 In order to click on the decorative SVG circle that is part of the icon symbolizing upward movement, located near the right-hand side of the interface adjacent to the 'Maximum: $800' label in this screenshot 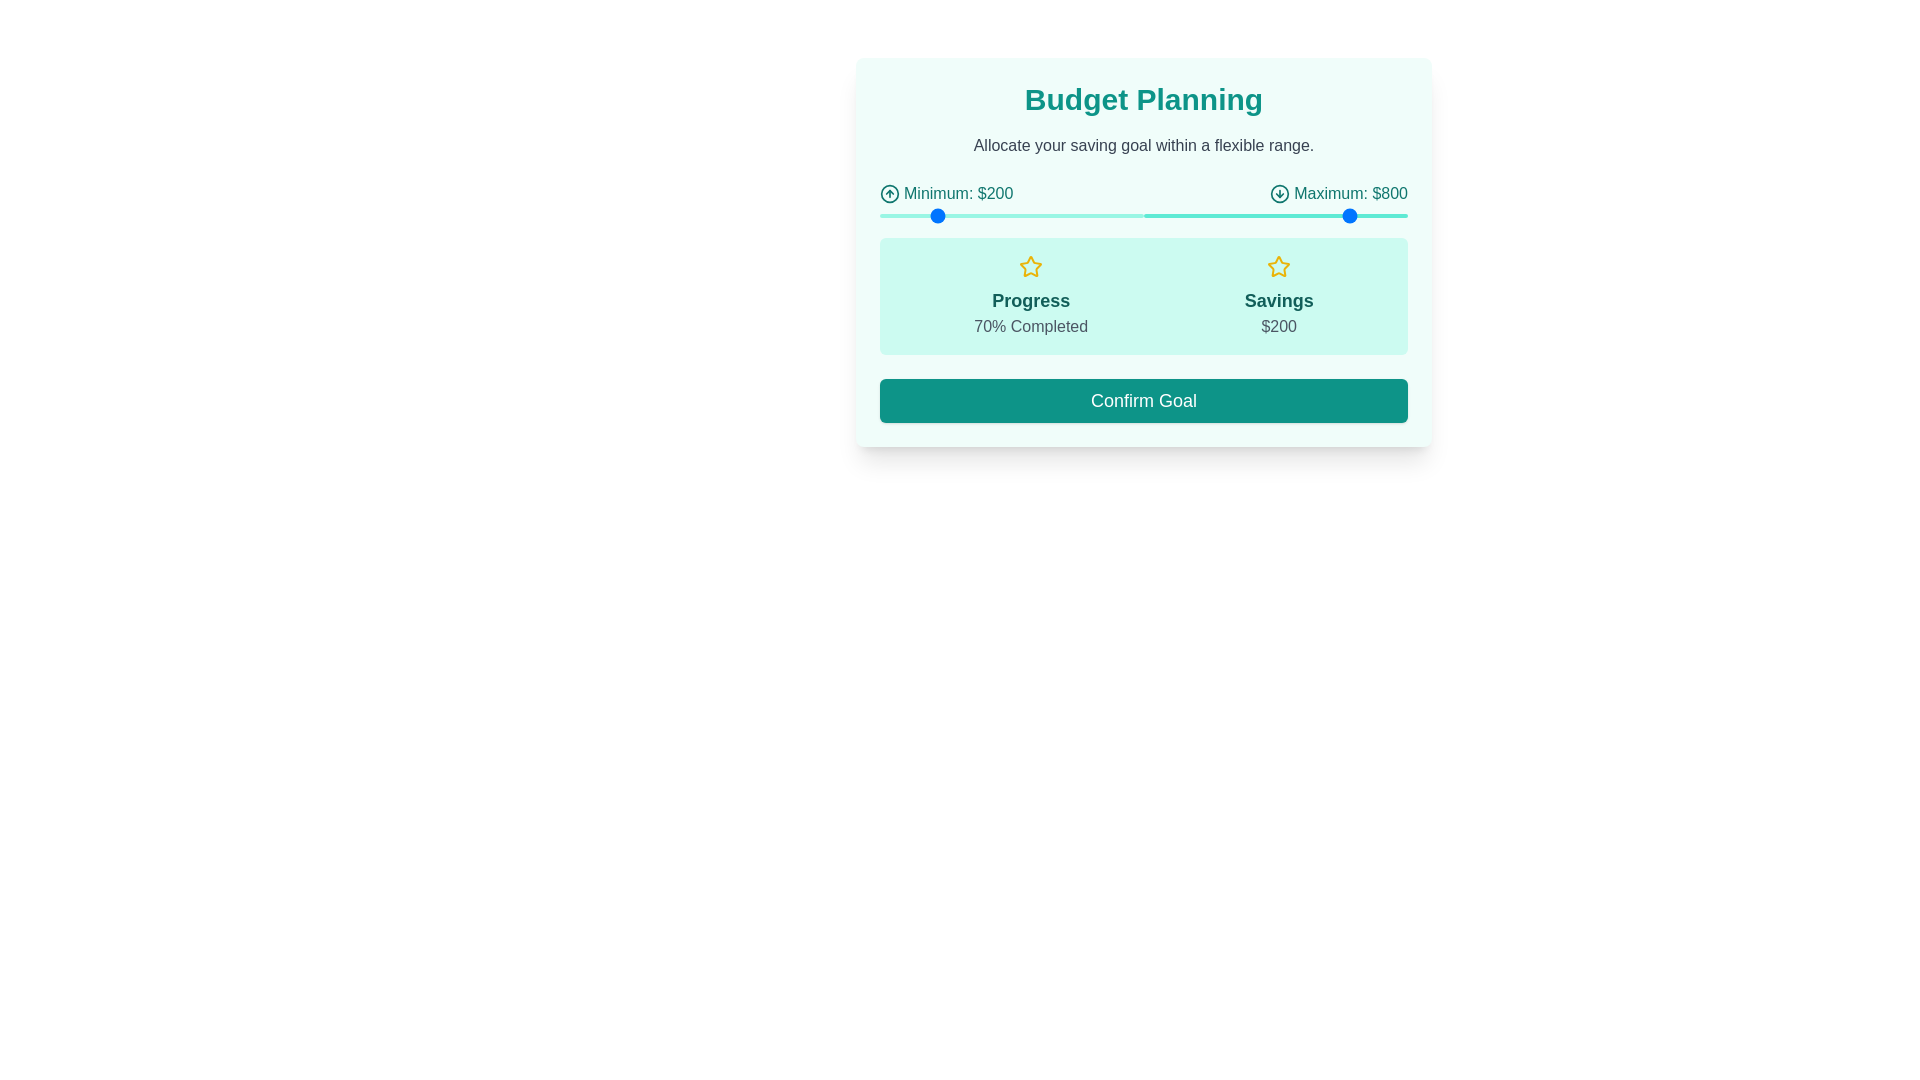, I will do `click(888, 193)`.